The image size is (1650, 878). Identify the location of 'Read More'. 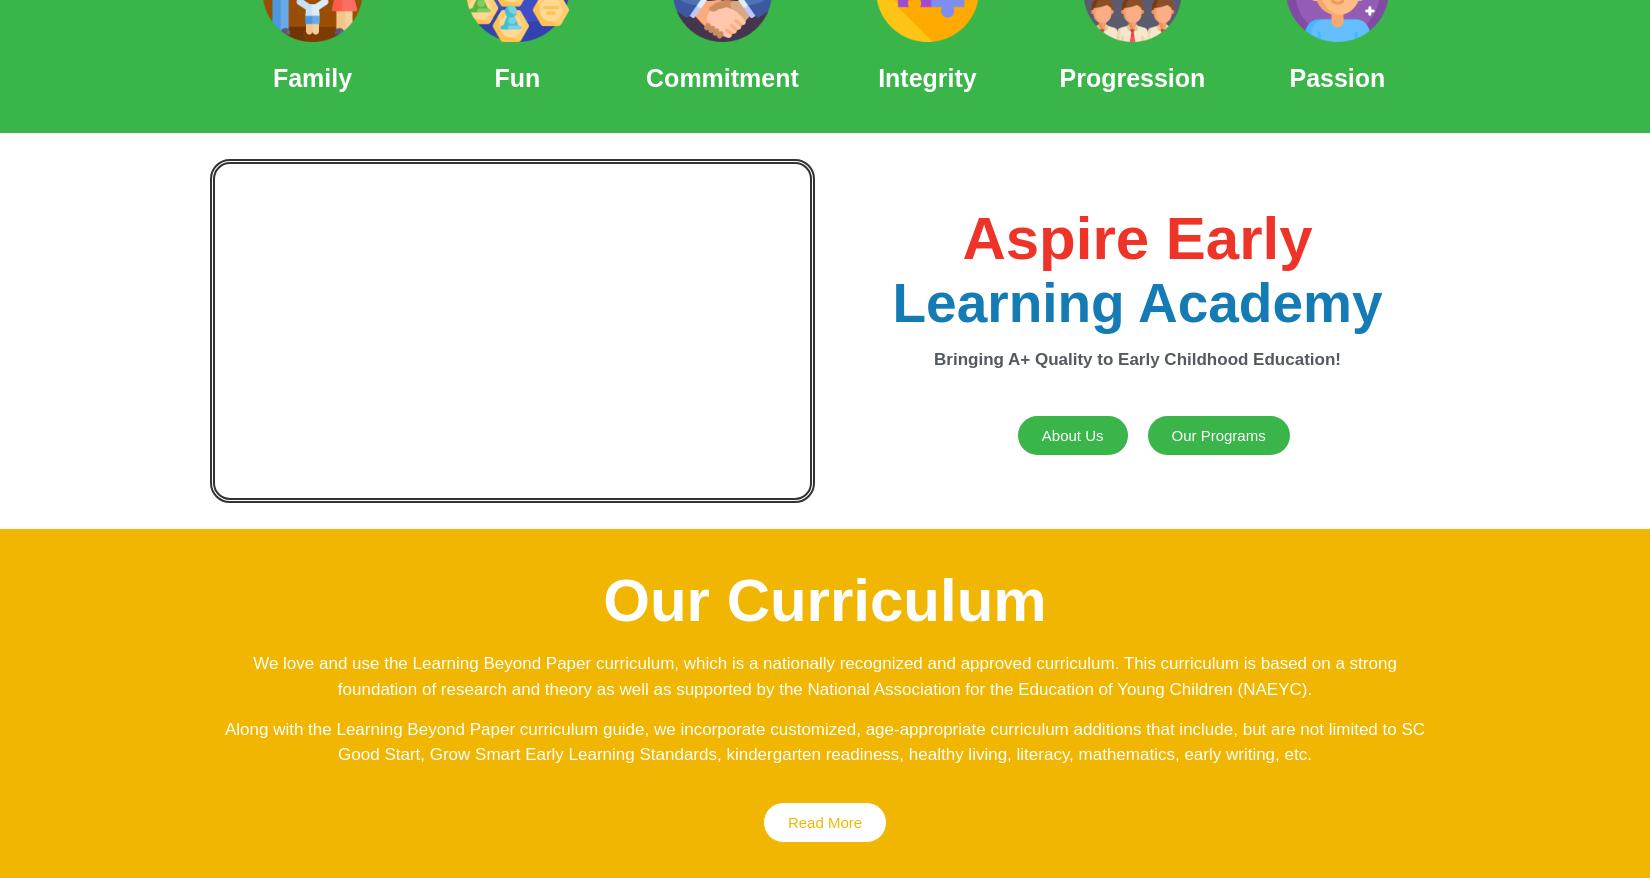
(823, 821).